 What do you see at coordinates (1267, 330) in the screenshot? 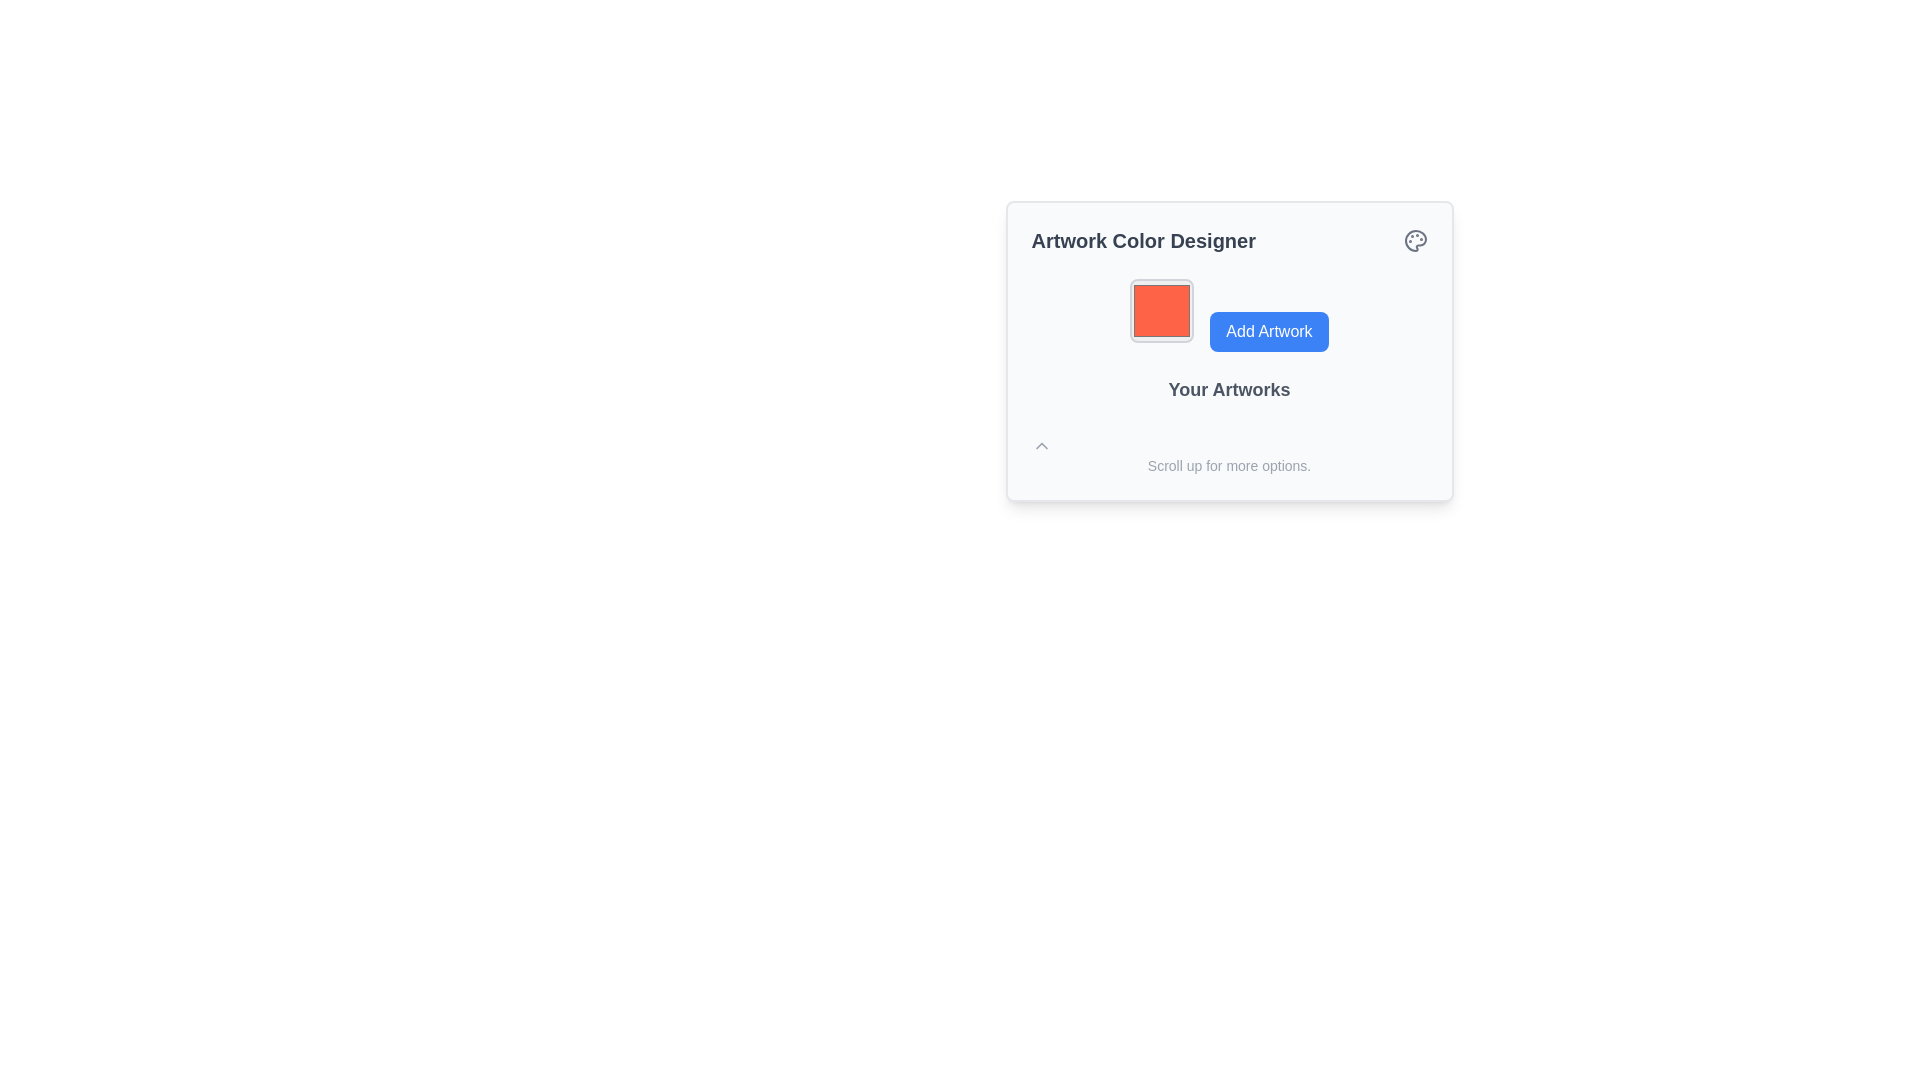
I see `the 'Add Artwork' button located to the right of the color picker box in the 'Artwork Color Designer' card interface` at bounding box center [1267, 330].